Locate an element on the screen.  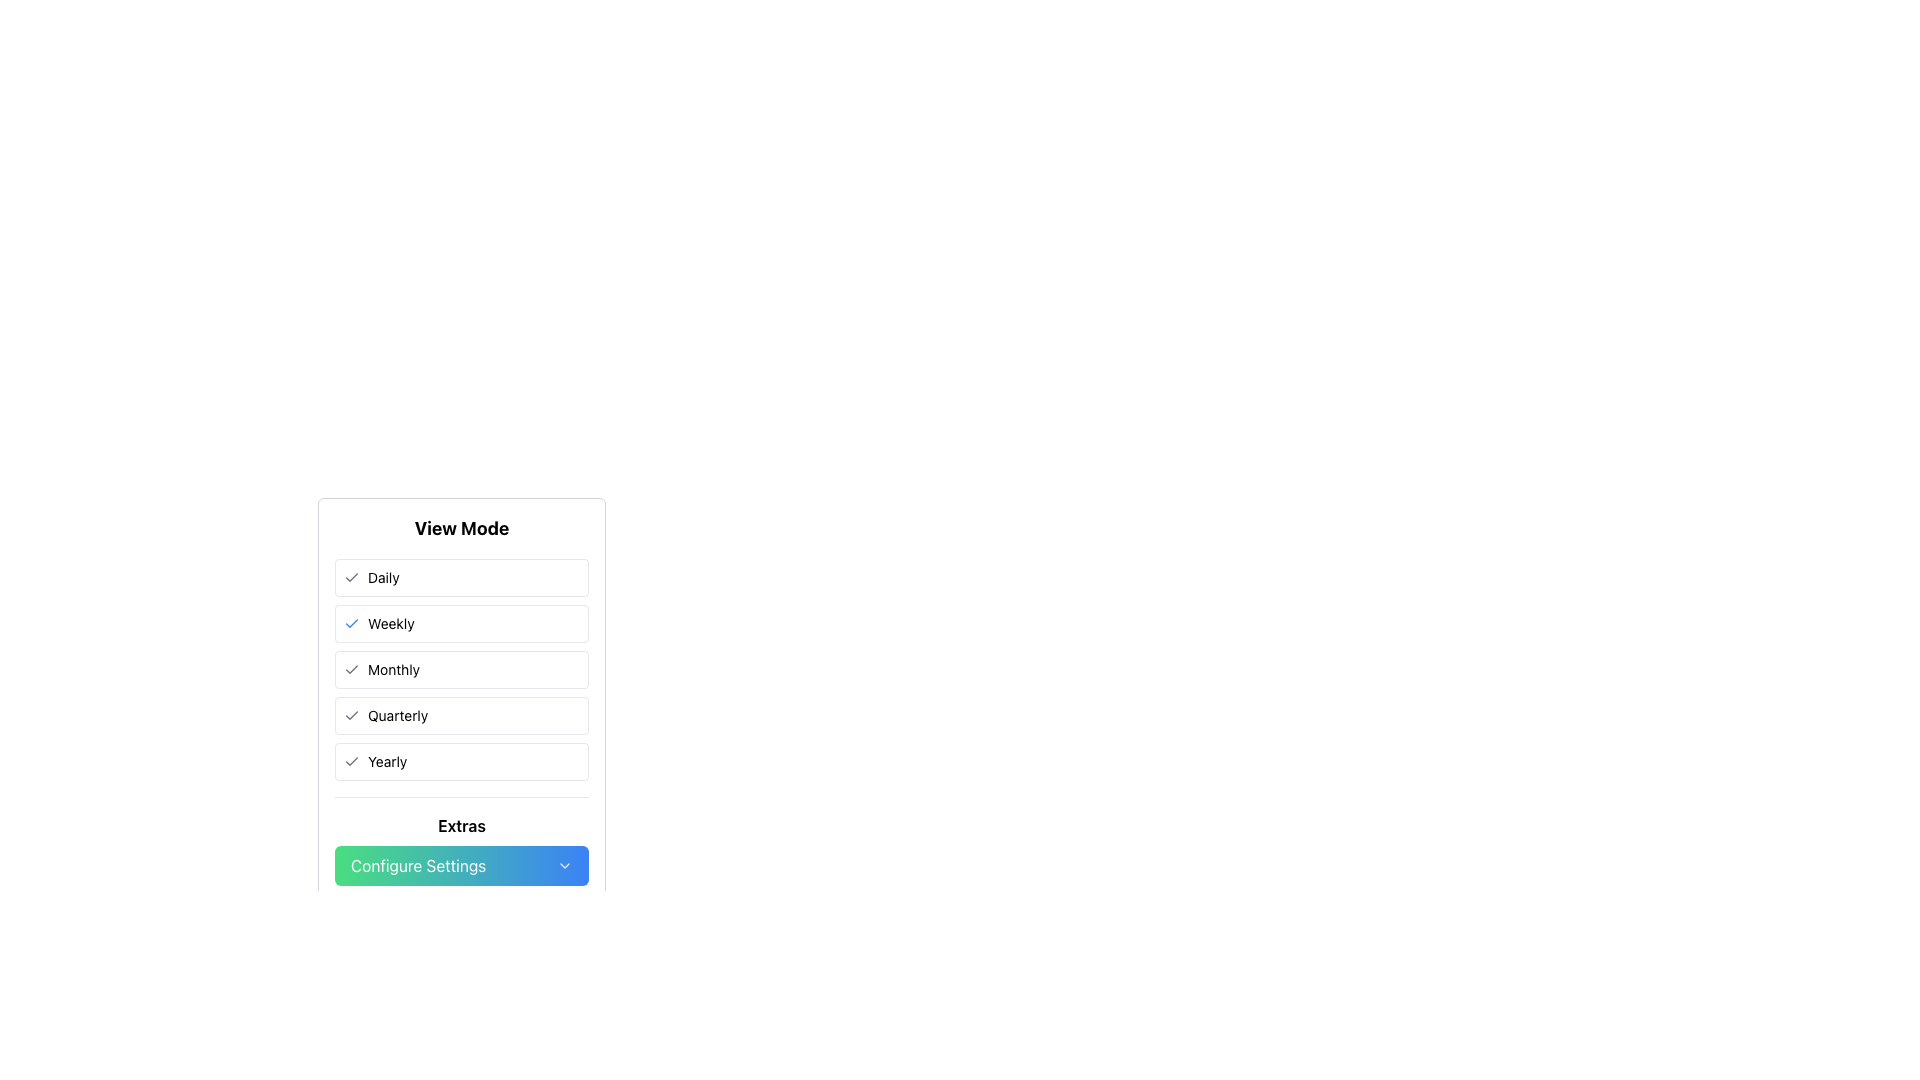
the 'View Mode' text label, which is styled in bold black font and serves as a section title for view mode options is located at coordinates (460, 527).